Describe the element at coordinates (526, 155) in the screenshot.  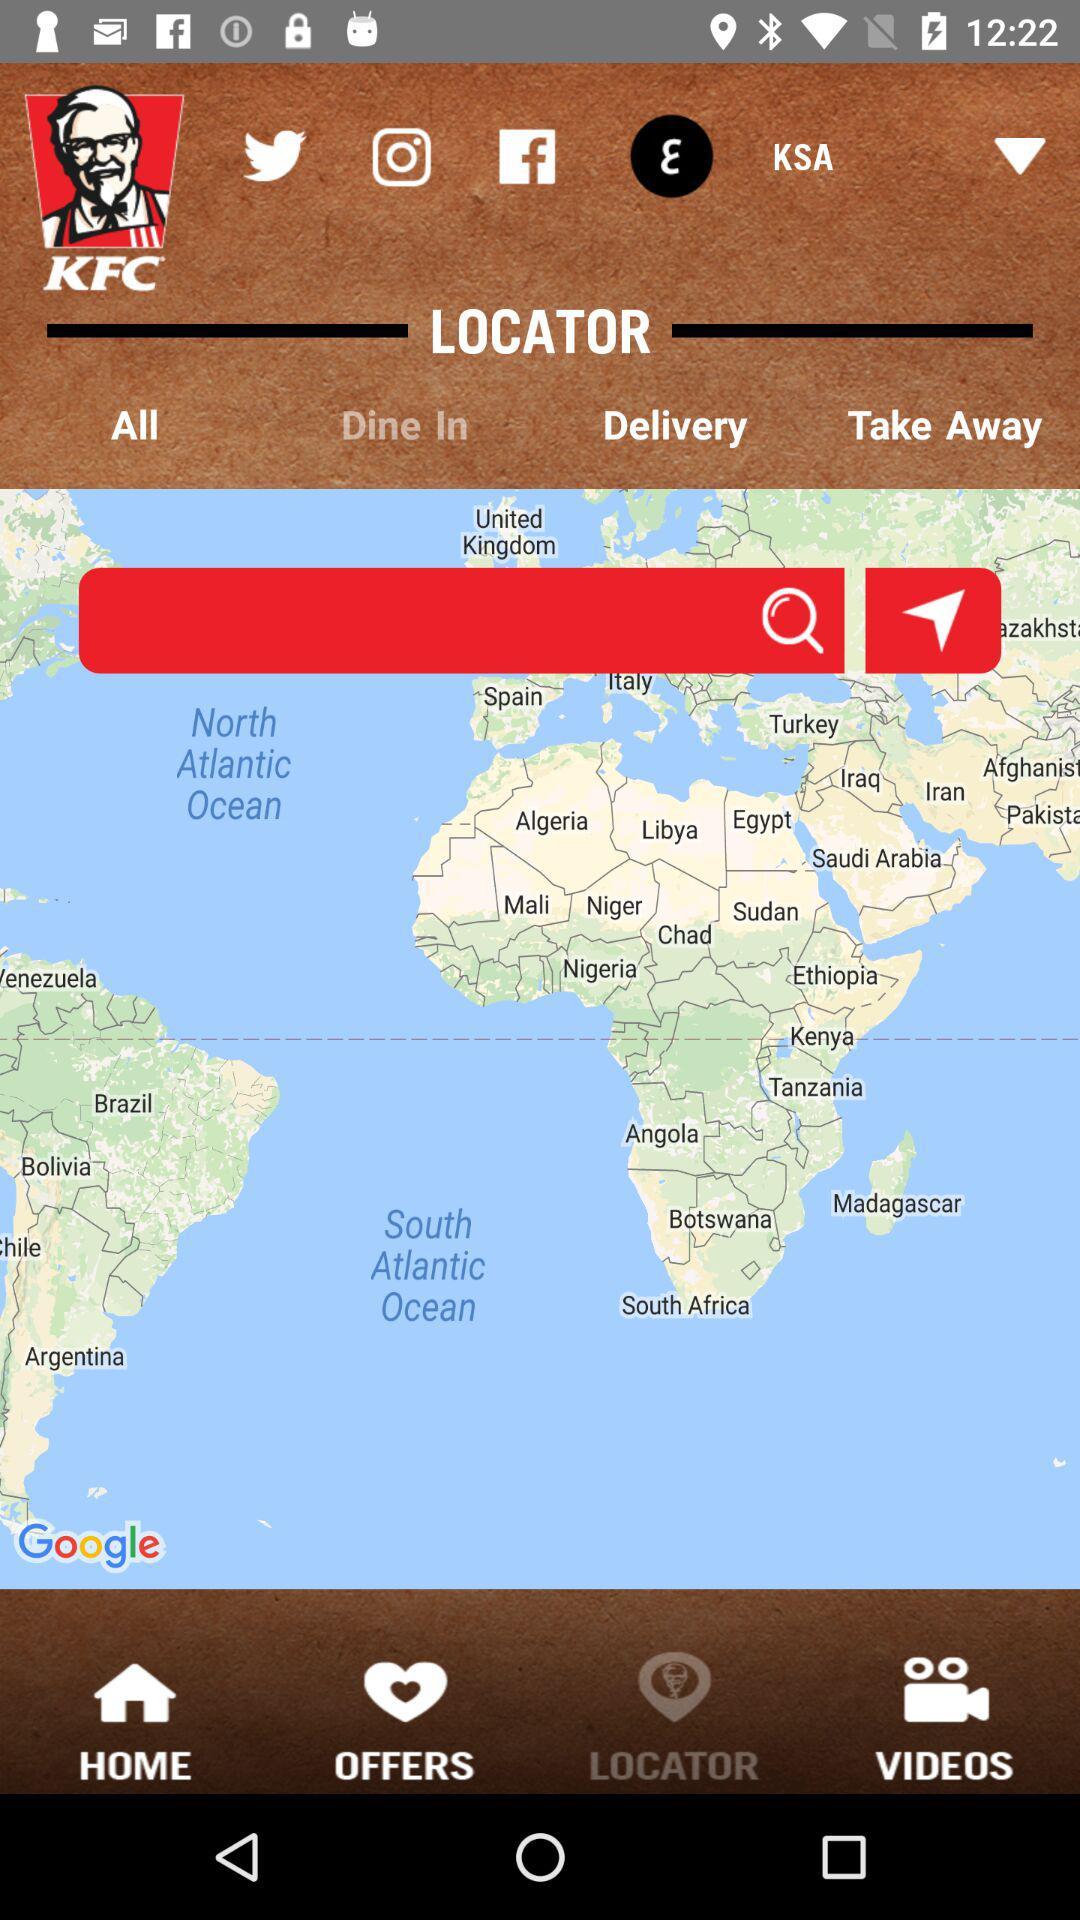
I see `the facebook icon` at that location.